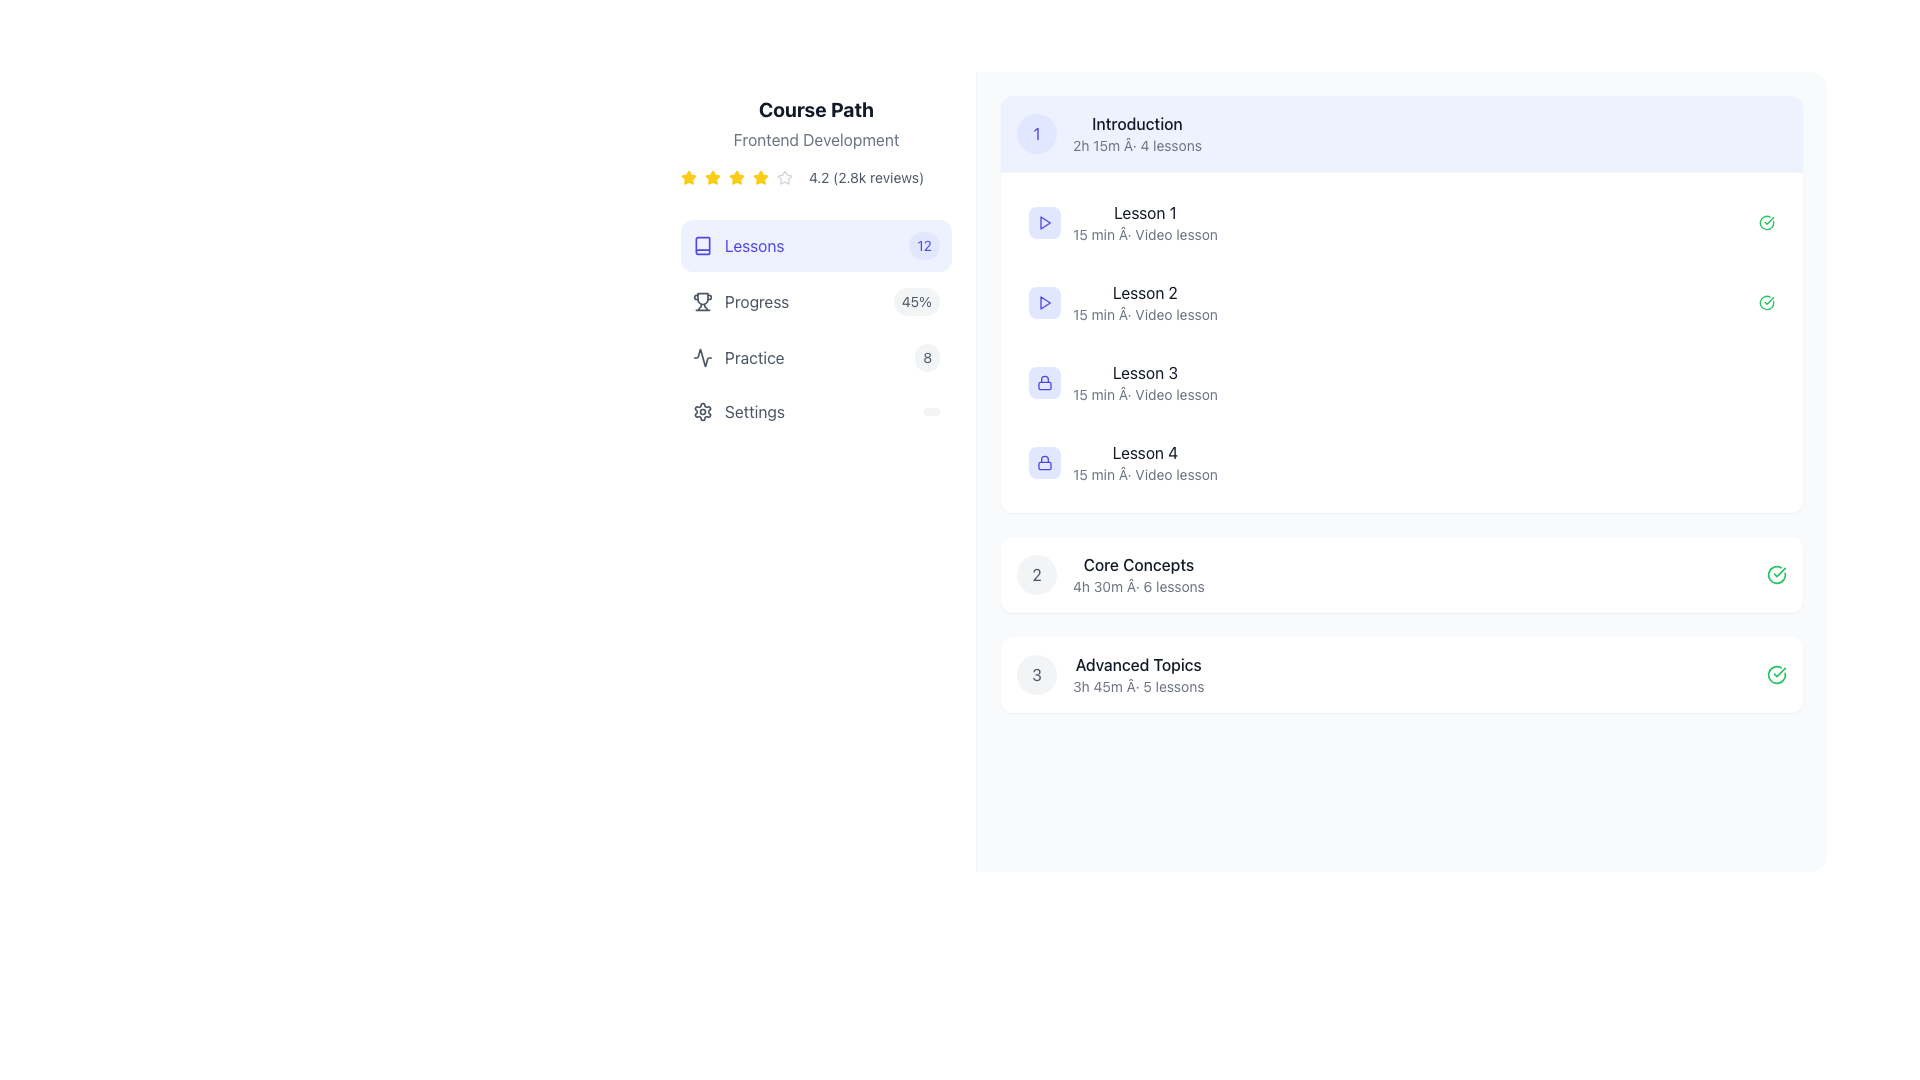 The width and height of the screenshot is (1920, 1080). What do you see at coordinates (1776, 675) in the screenshot?
I see `the green circular checkmark icon located at the rightmost side of the 'Advanced Topics' section` at bounding box center [1776, 675].